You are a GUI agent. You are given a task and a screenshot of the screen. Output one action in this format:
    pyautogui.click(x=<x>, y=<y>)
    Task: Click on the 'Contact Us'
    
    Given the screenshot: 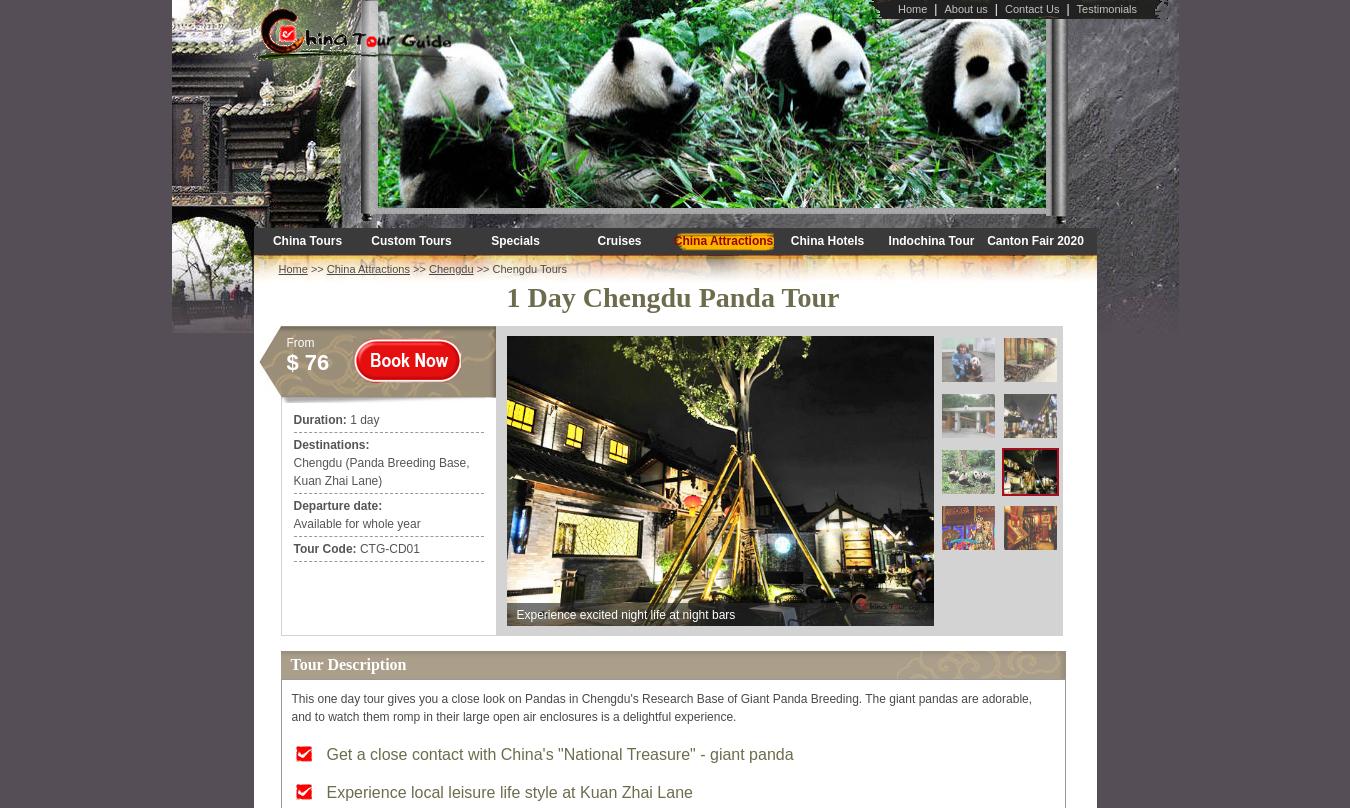 What is the action you would take?
    pyautogui.click(x=1031, y=8)
    